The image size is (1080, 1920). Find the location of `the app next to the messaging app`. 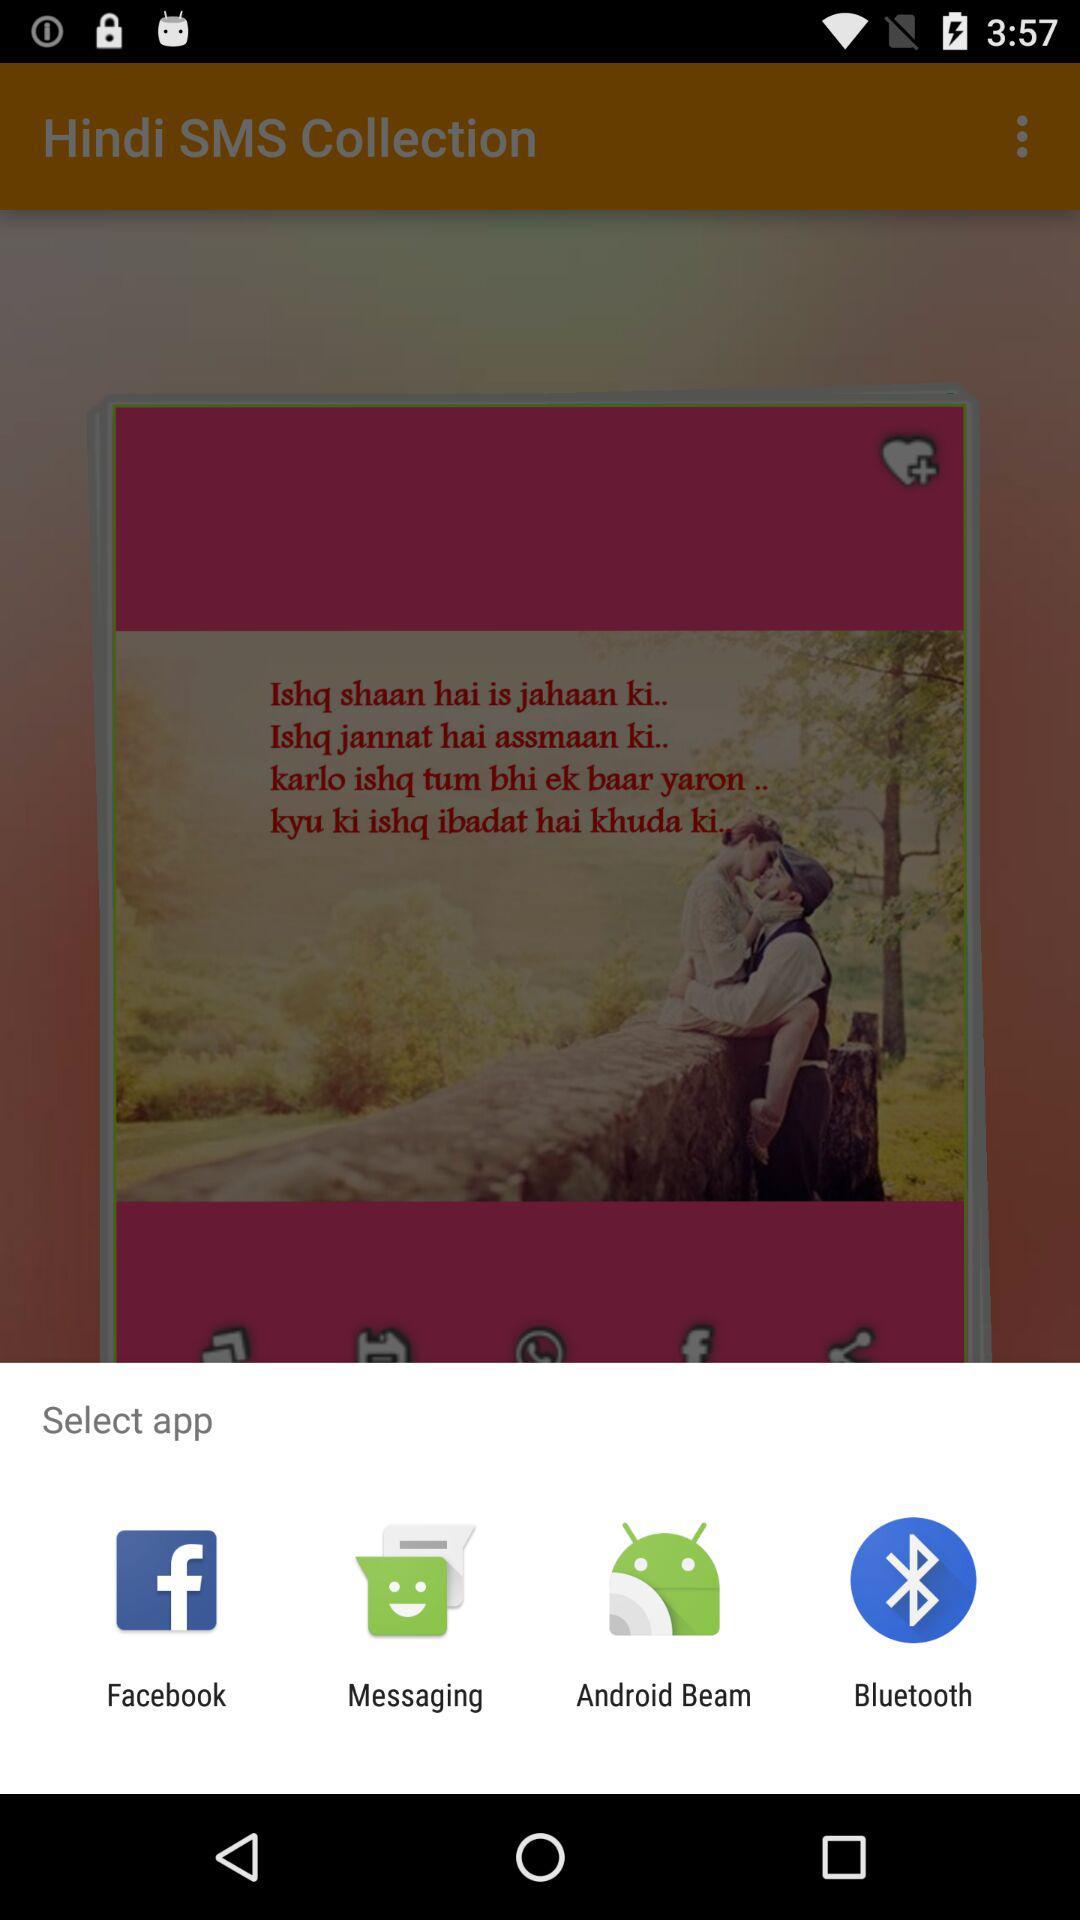

the app next to the messaging app is located at coordinates (664, 1711).